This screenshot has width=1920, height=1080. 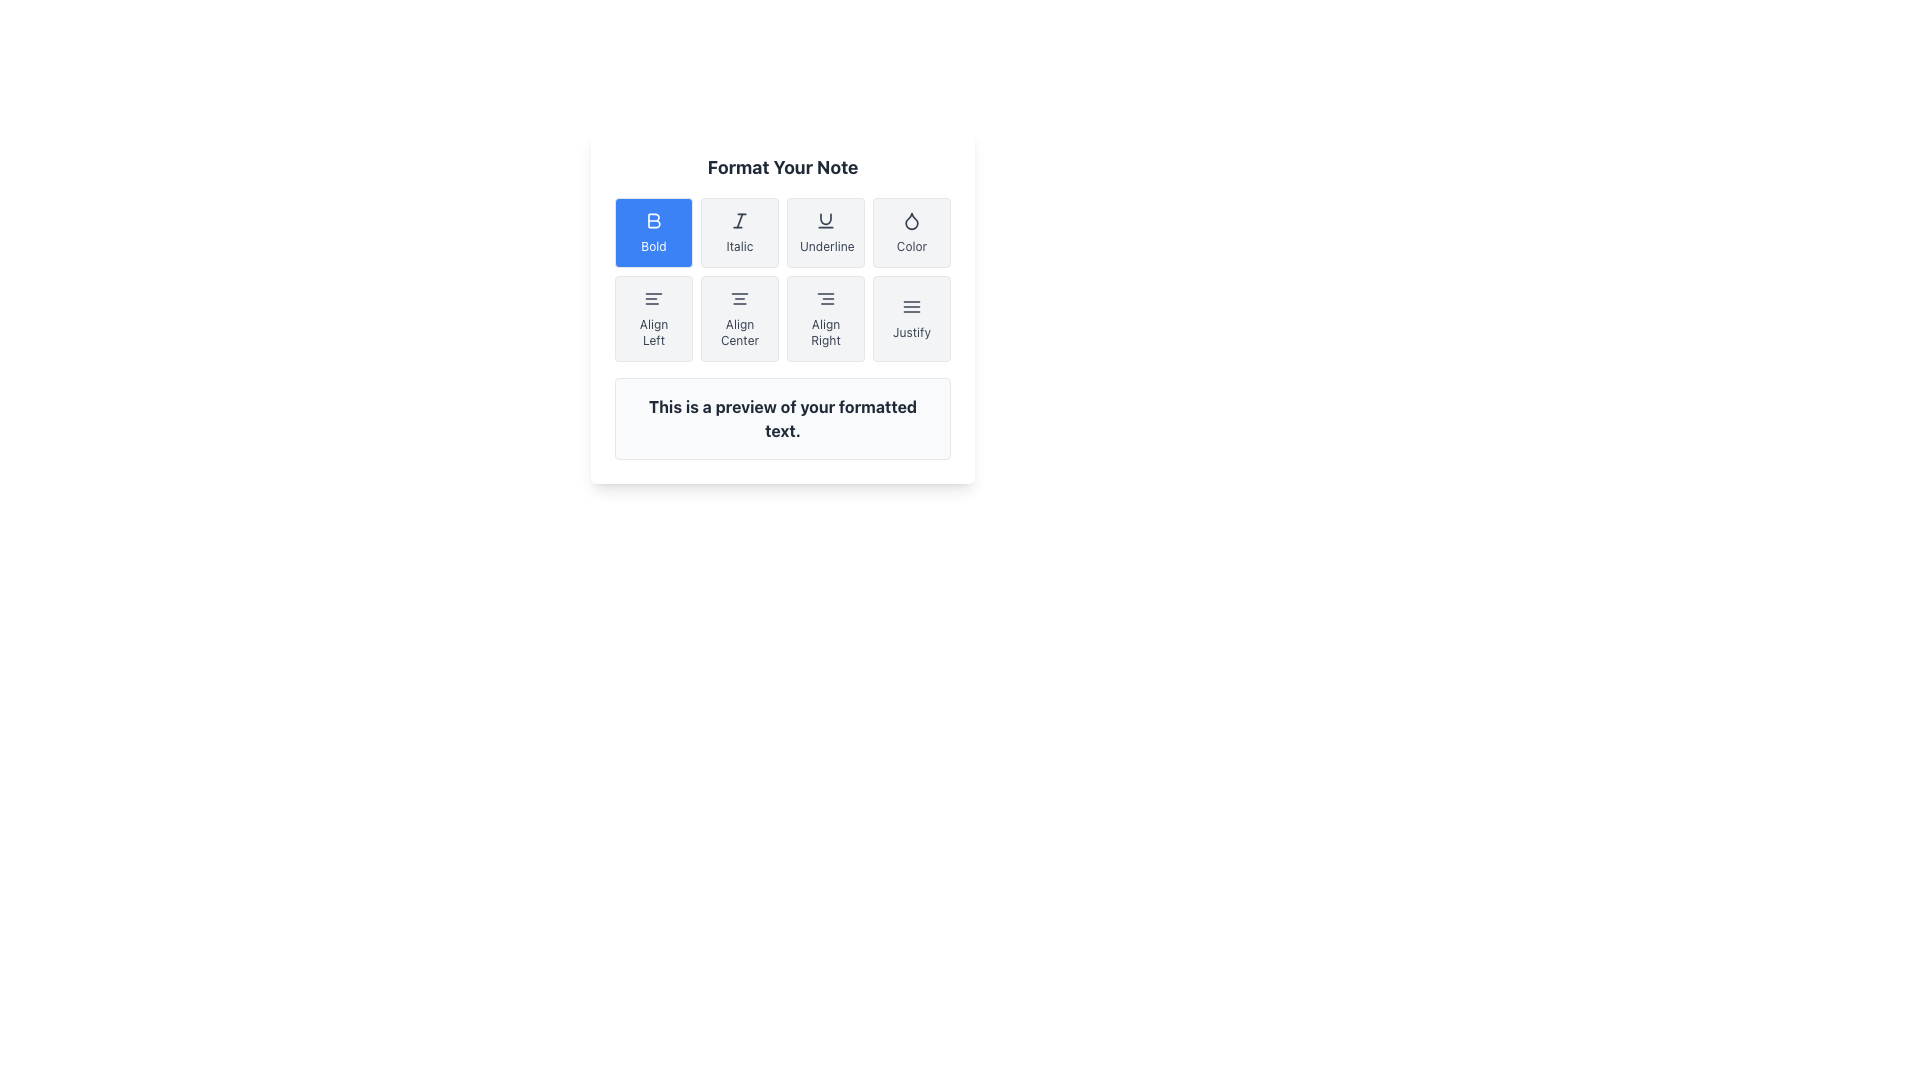 I want to click on the 'Align Left' button, which has rounded borders, a light gray background, an icon of three horizontally aligned lines, and the label 'Align Left' beneath it, so click(x=653, y=318).